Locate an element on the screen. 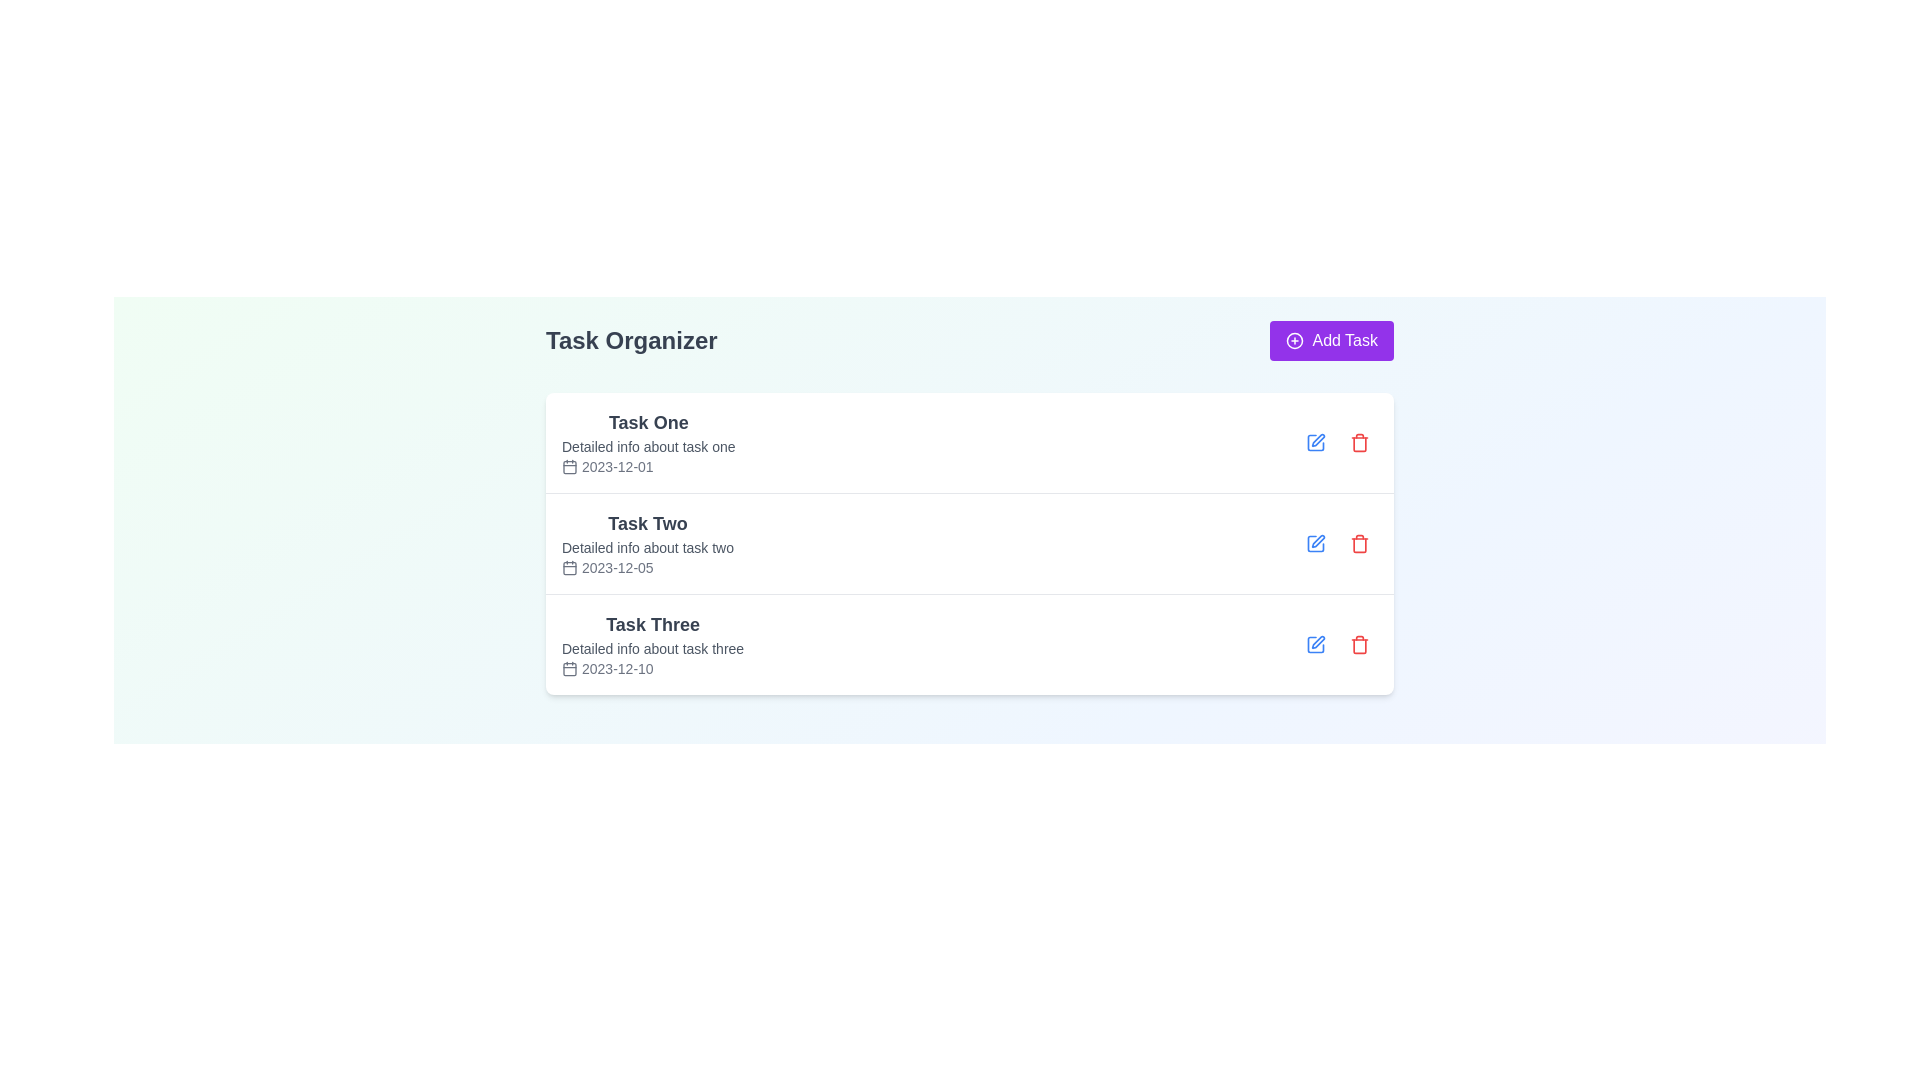 The image size is (1920, 1080). text label displaying 'Task One', which is the topmost text in the task list, styled in a large, bold, dark gray font is located at coordinates (648, 422).